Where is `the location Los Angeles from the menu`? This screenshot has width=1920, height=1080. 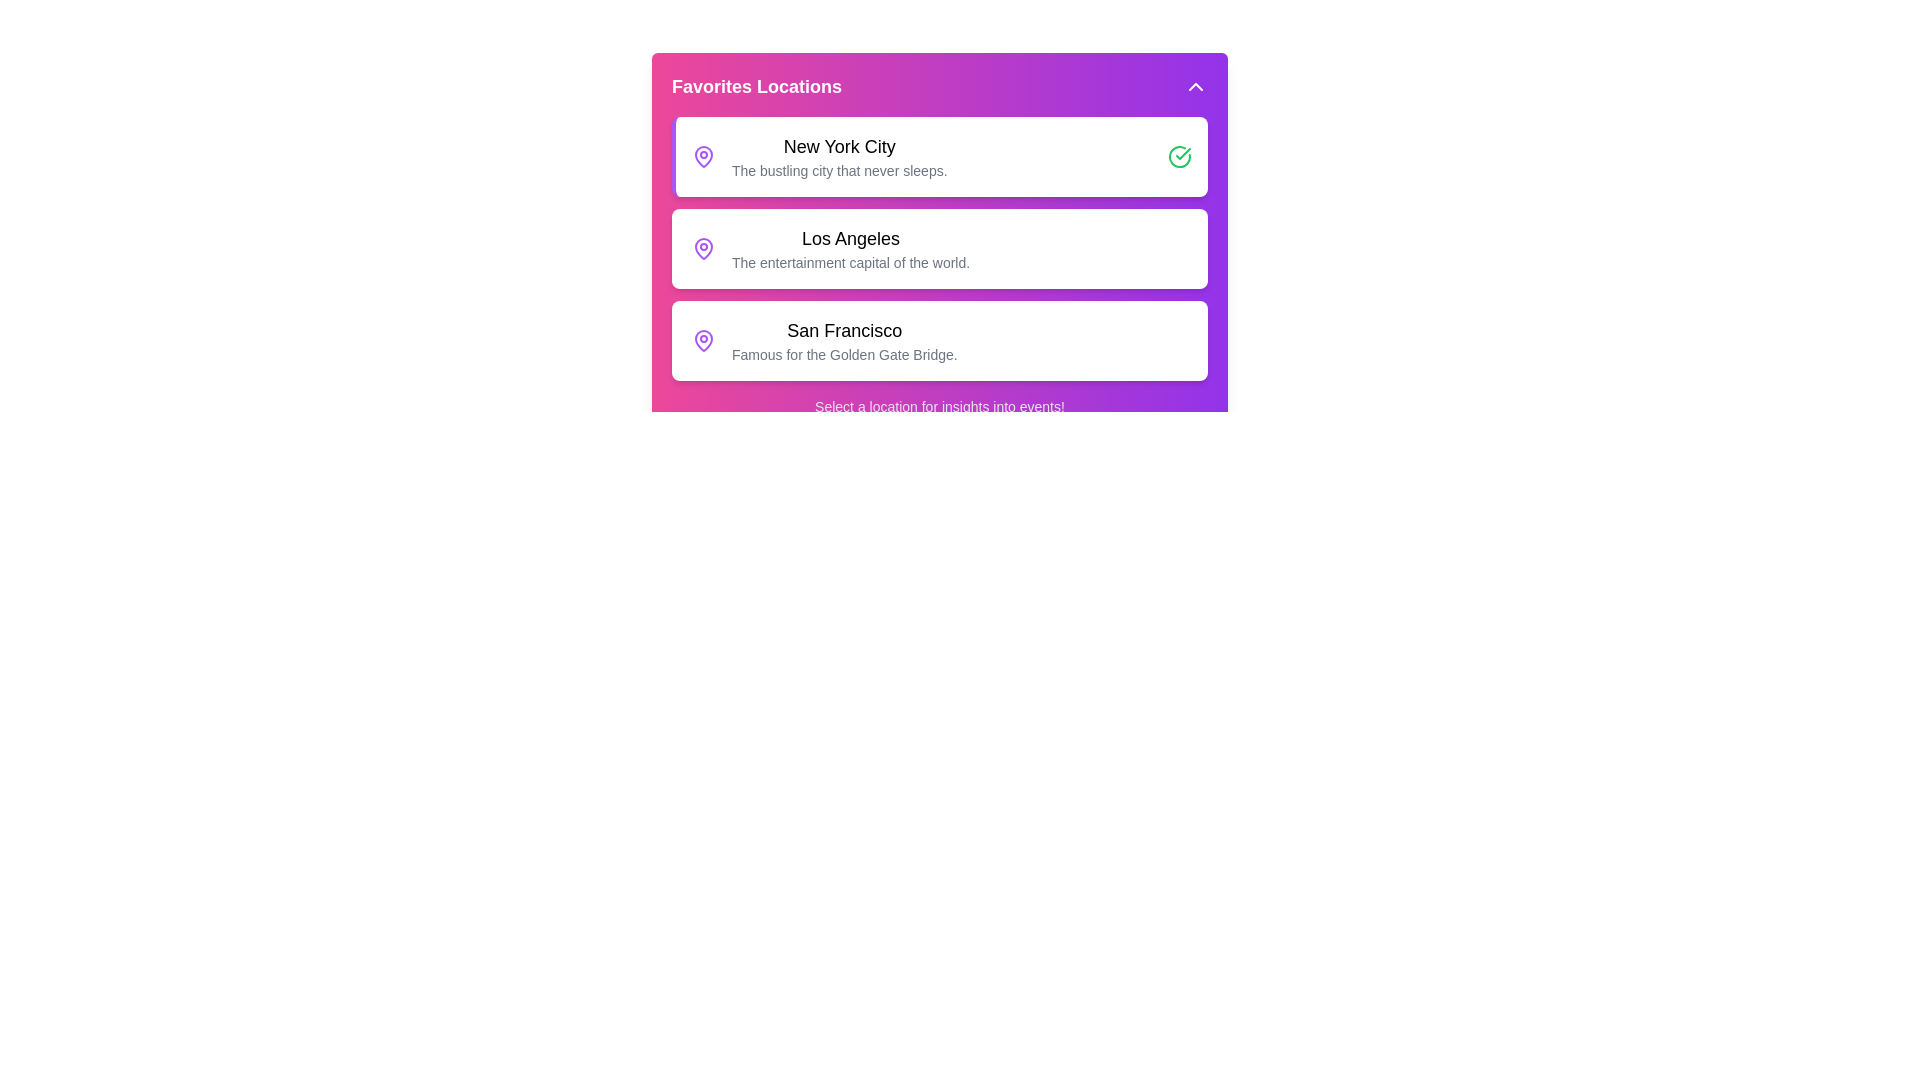
the location Los Angeles from the menu is located at coordinates (939, 248).